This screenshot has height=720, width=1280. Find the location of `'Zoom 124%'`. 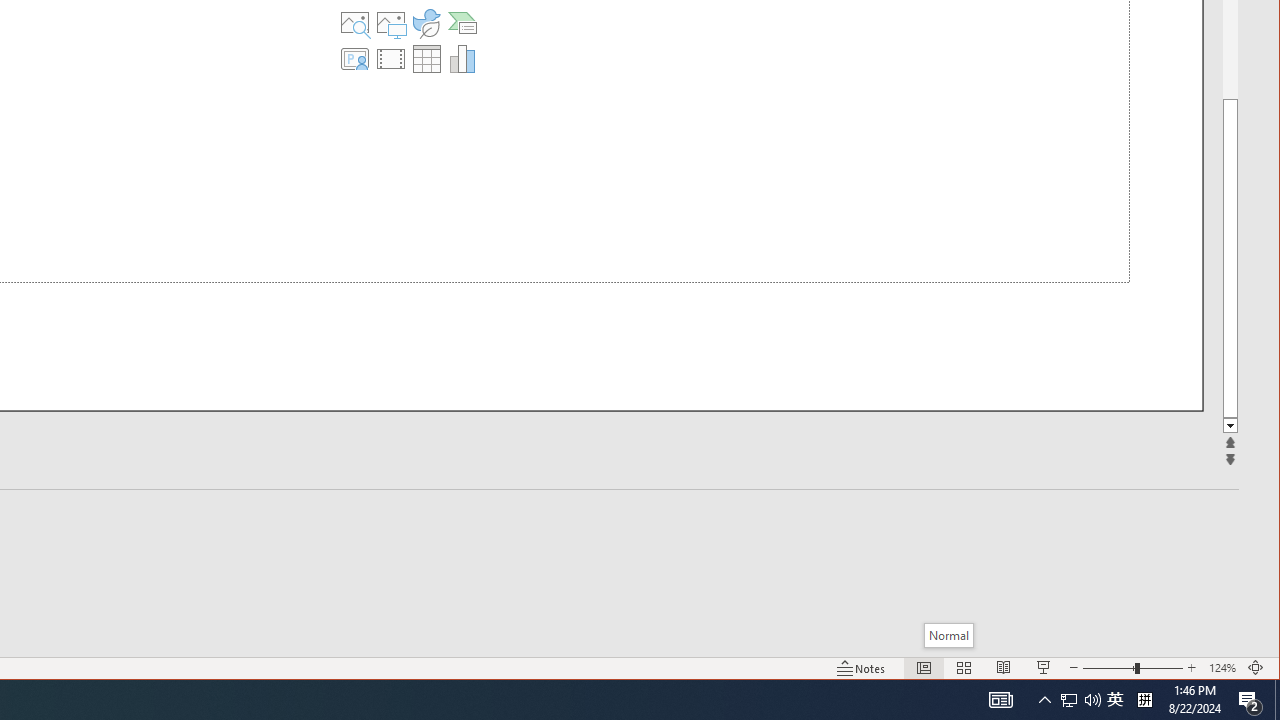

'Zoom 124%' is located at coordinates (1221, 668).